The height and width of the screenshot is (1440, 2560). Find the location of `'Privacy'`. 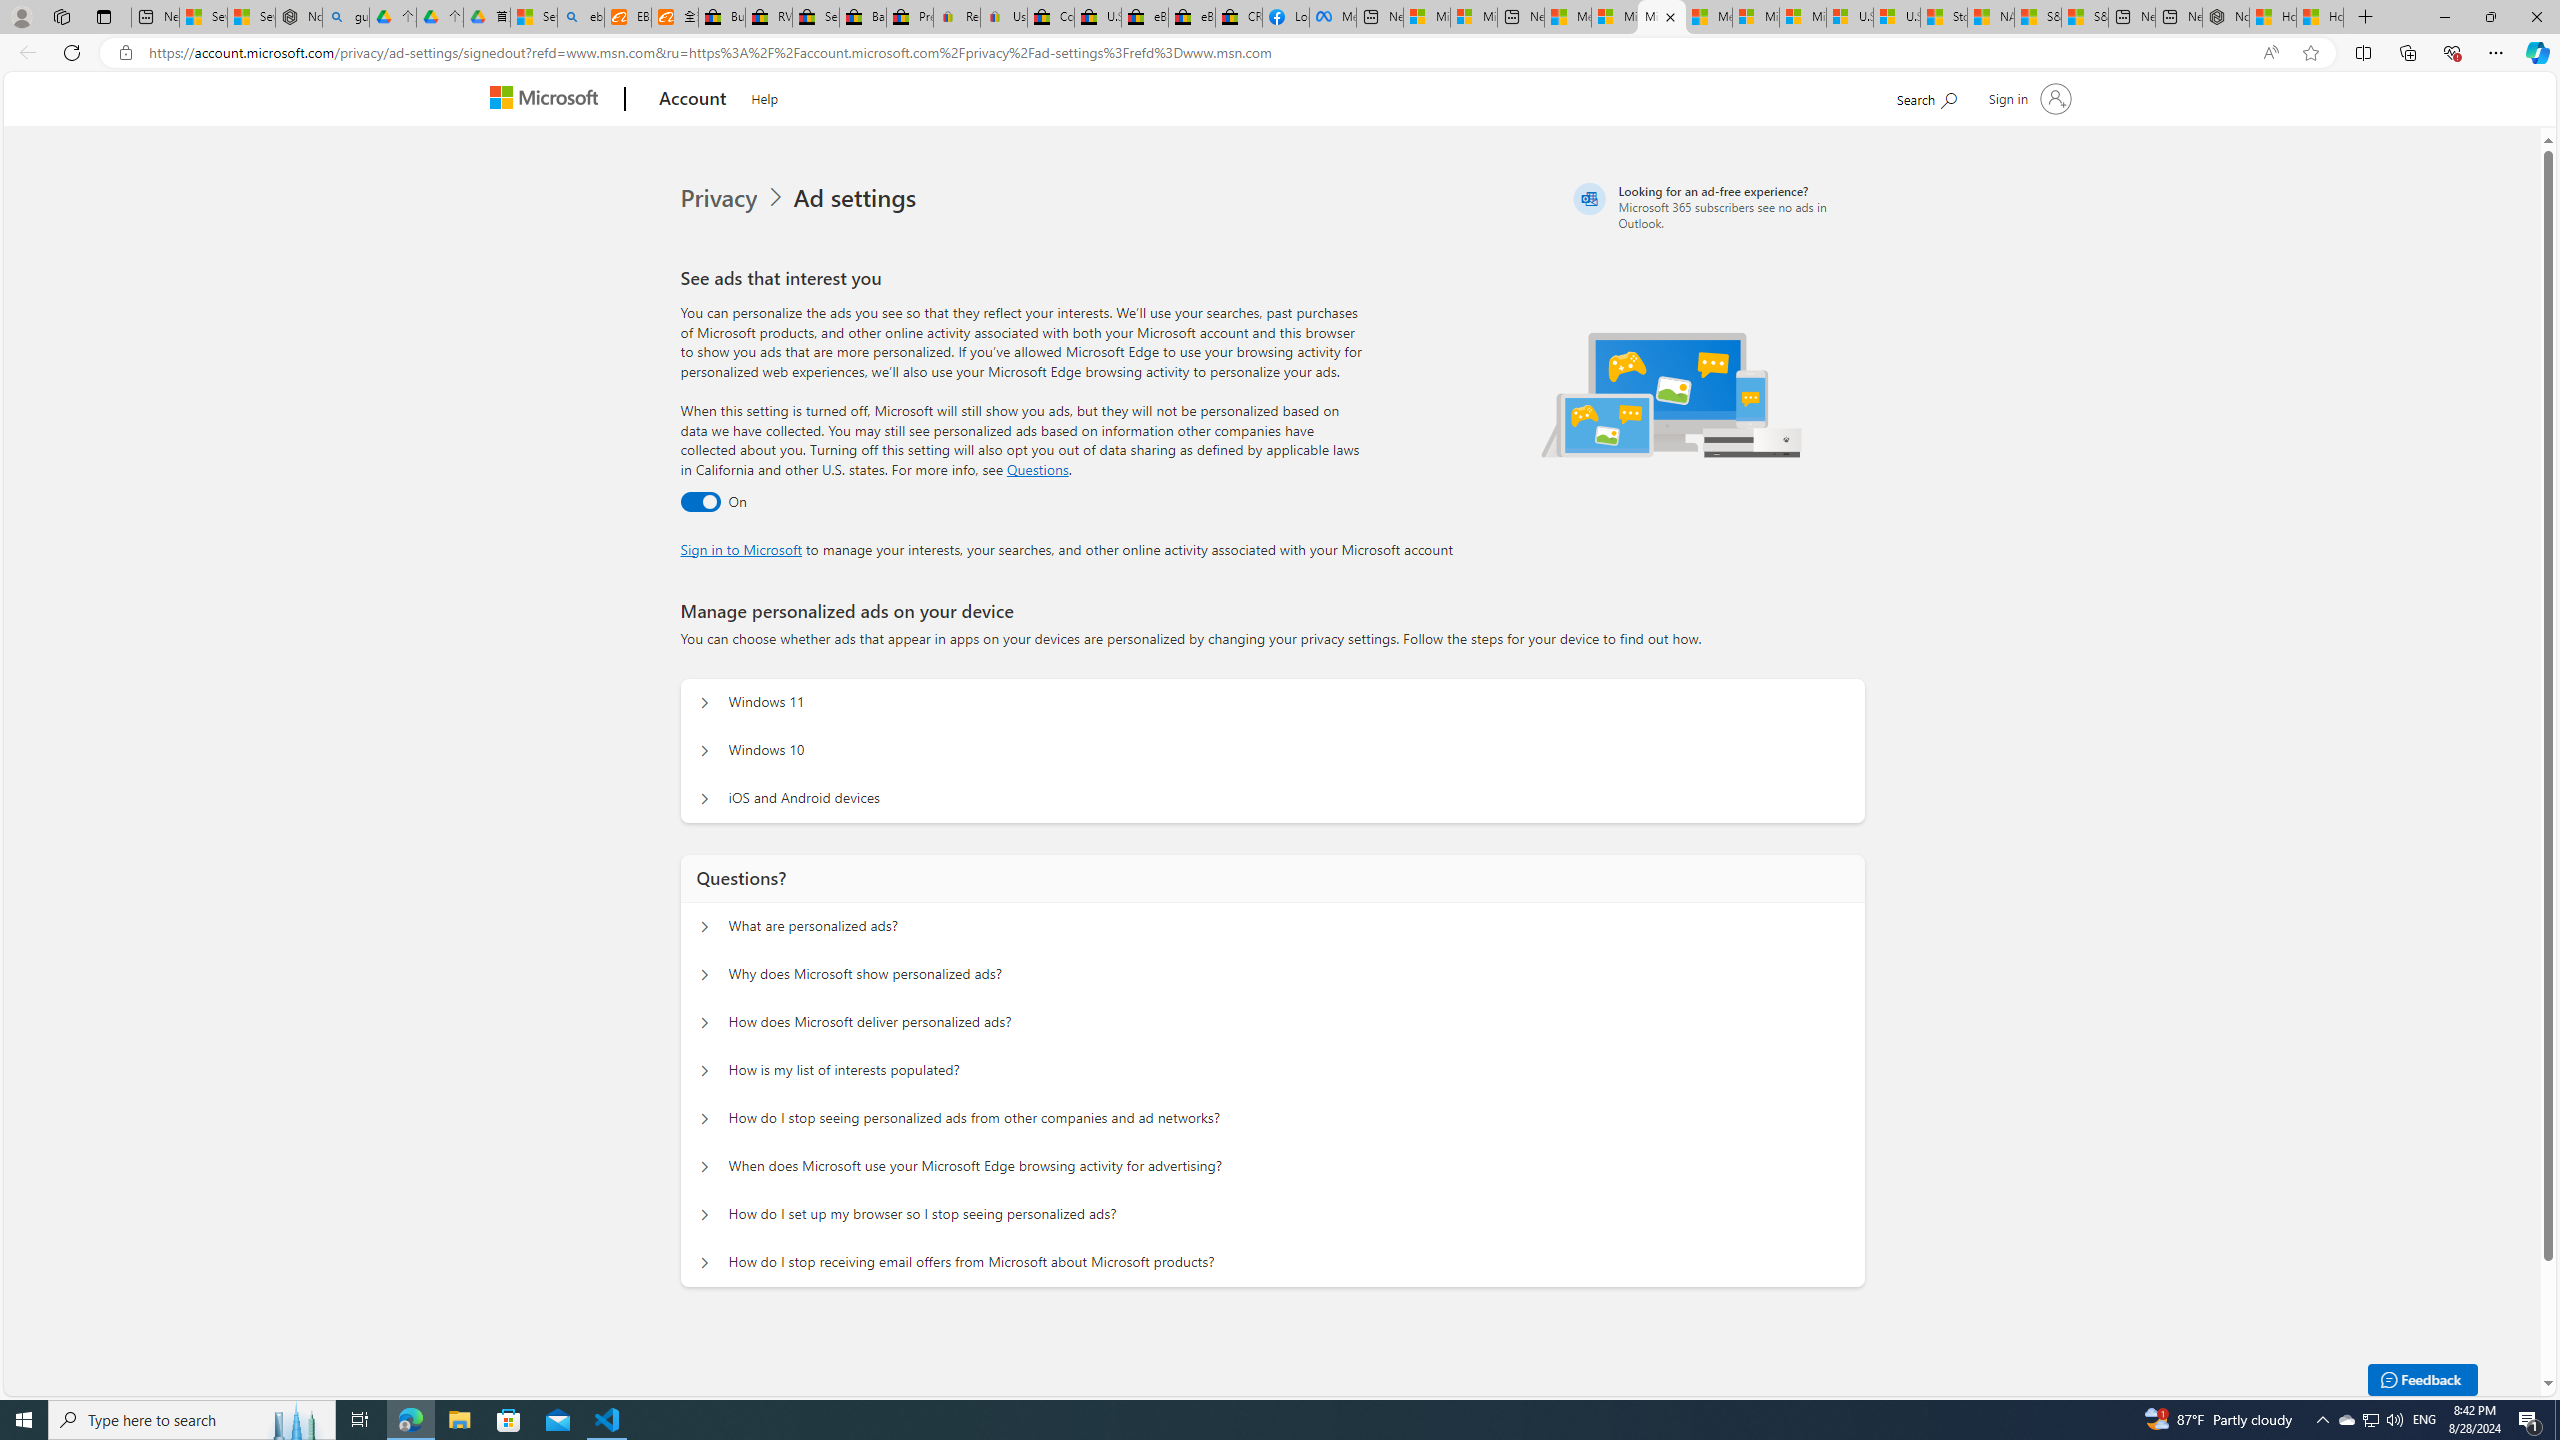

'Privacy' is located at coordinates (735, 198).